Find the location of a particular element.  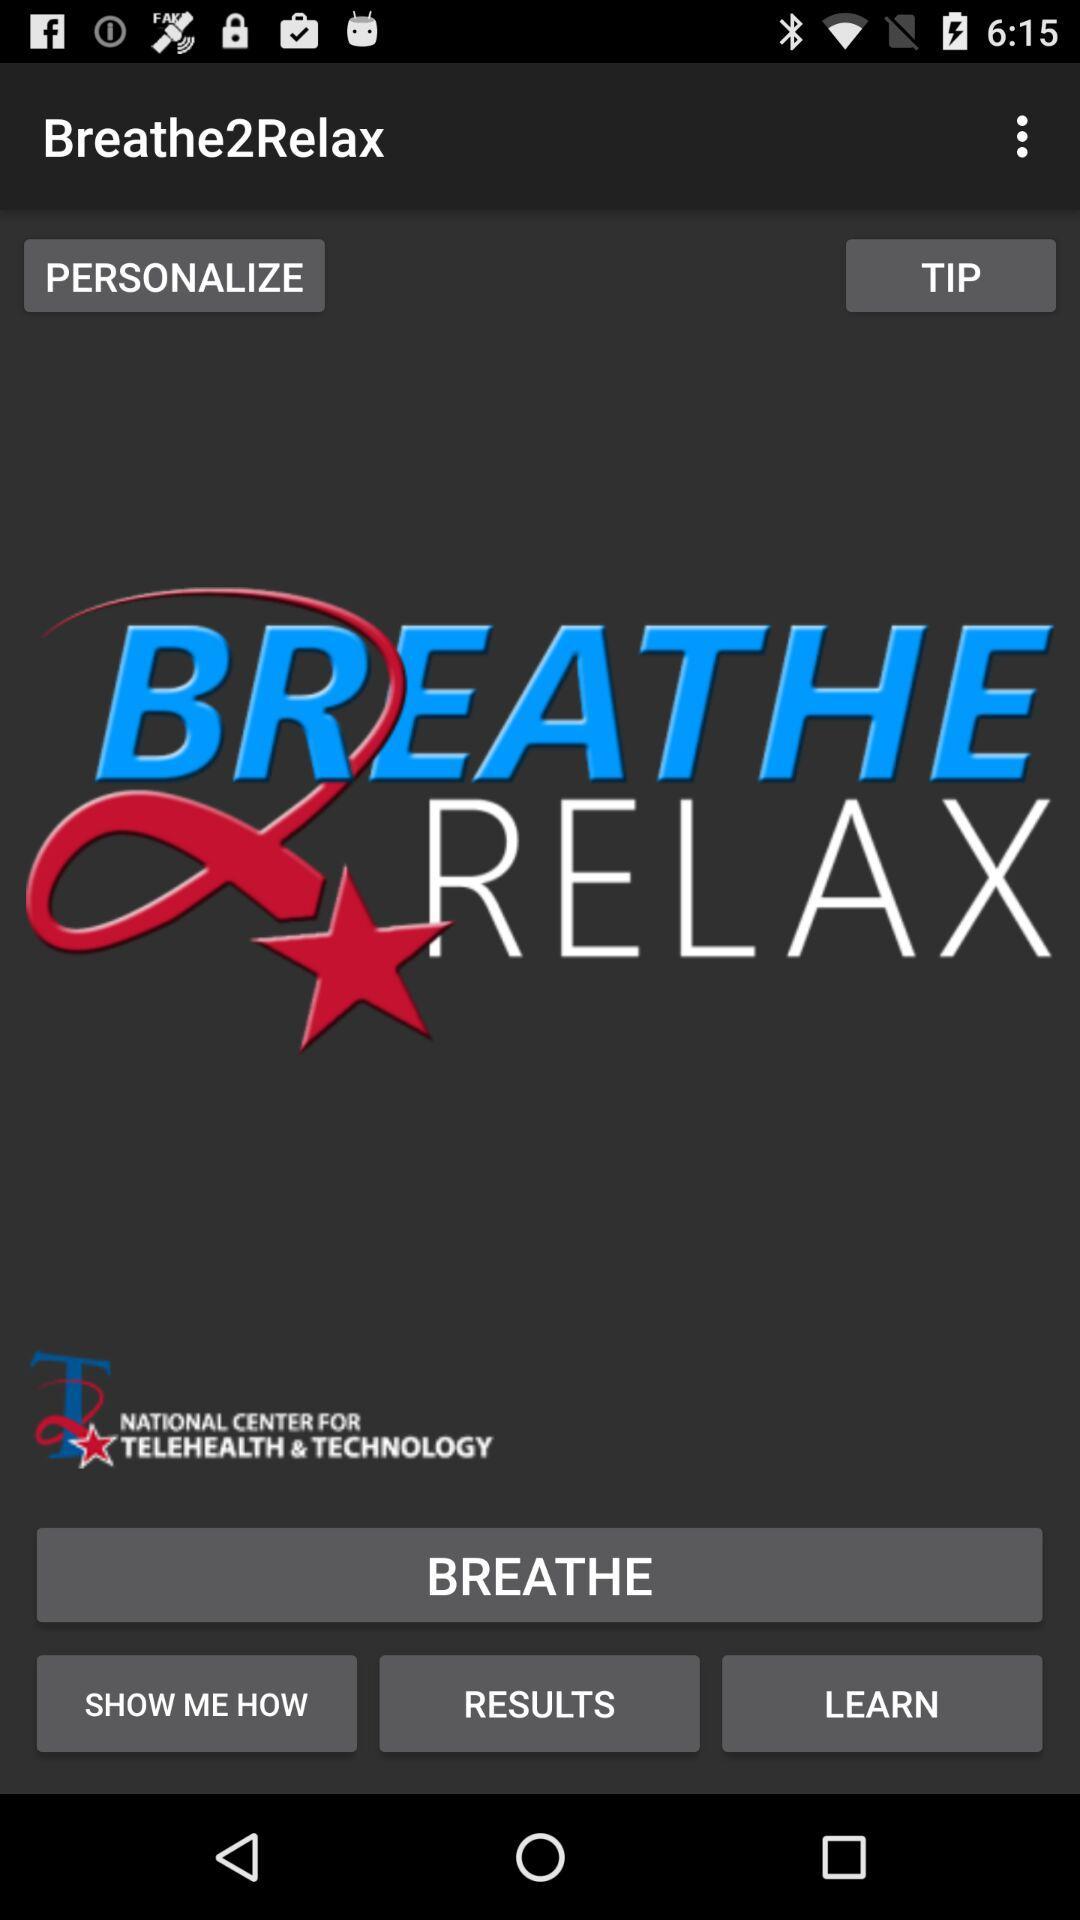

the item next to the show me how button is located at coordinates (538, 1702).